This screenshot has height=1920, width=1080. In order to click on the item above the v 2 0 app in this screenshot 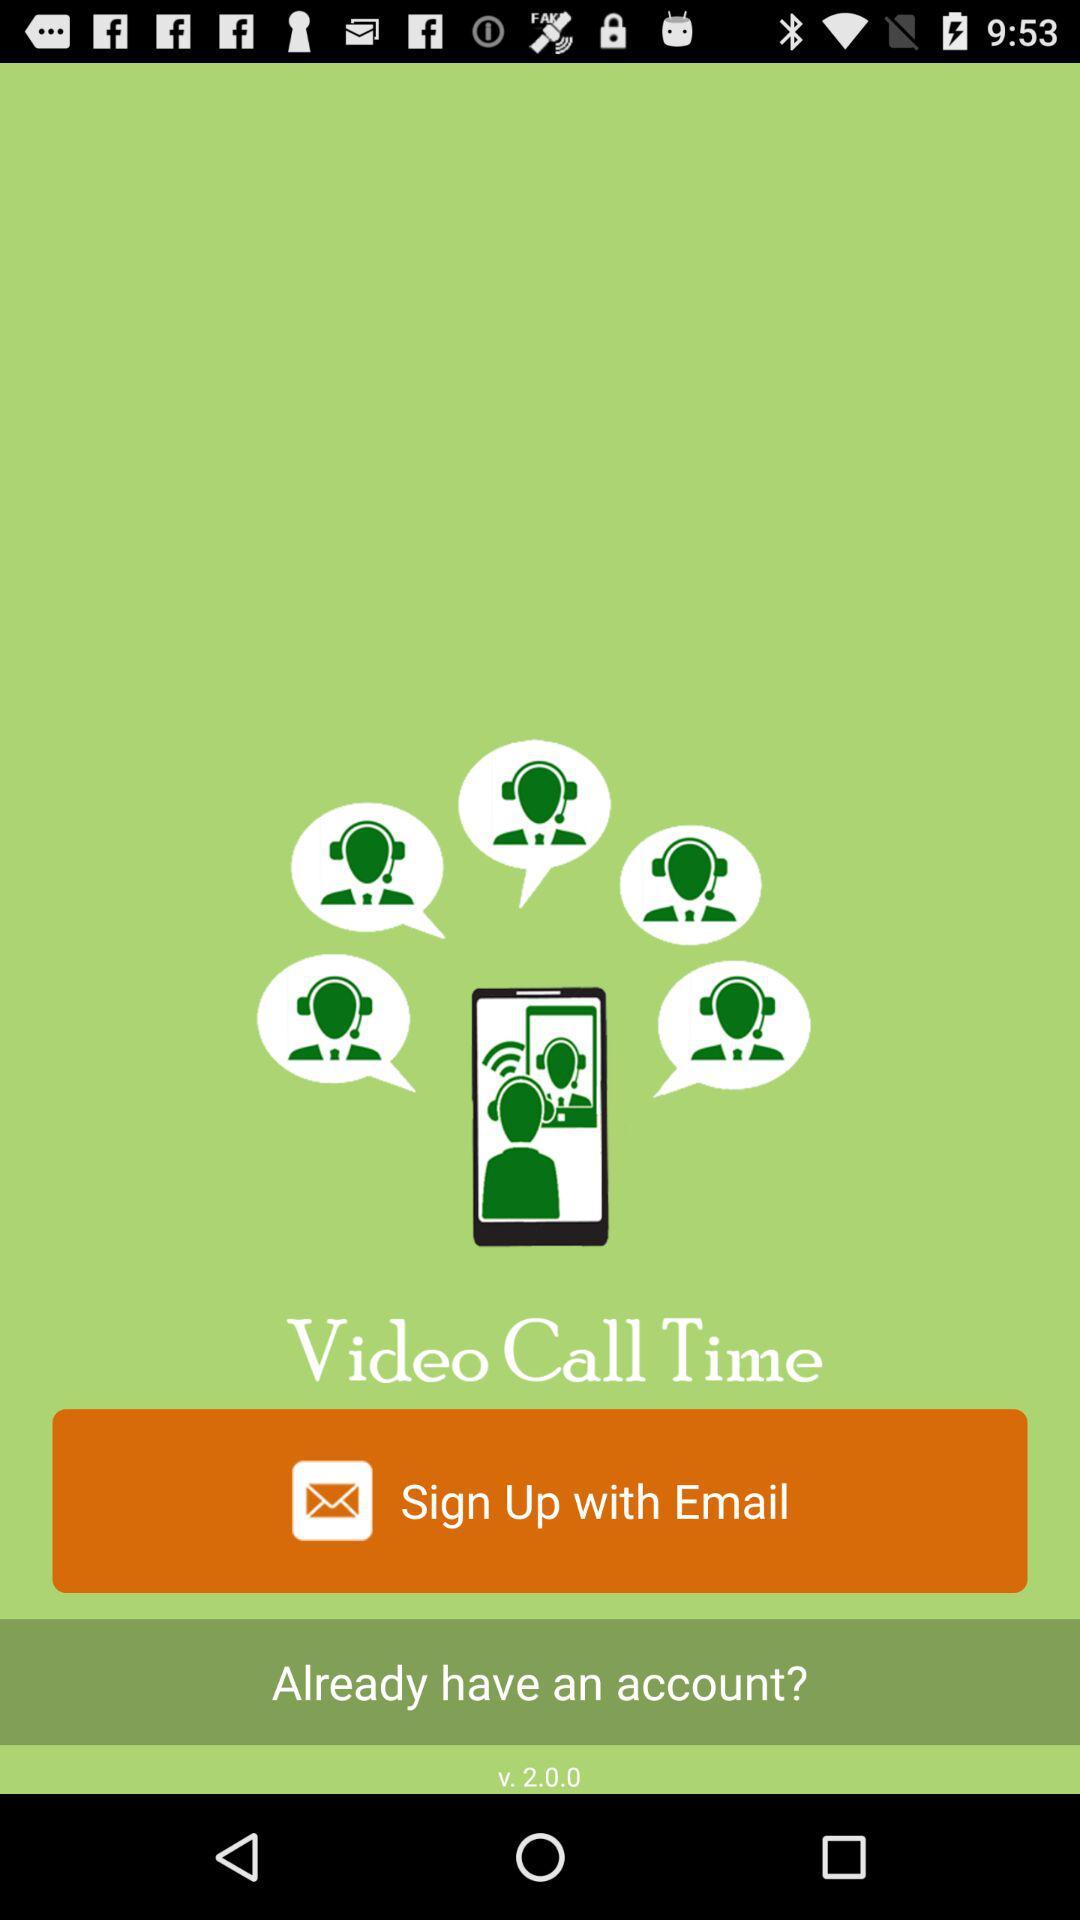, I will do `click(540, 1681)`.